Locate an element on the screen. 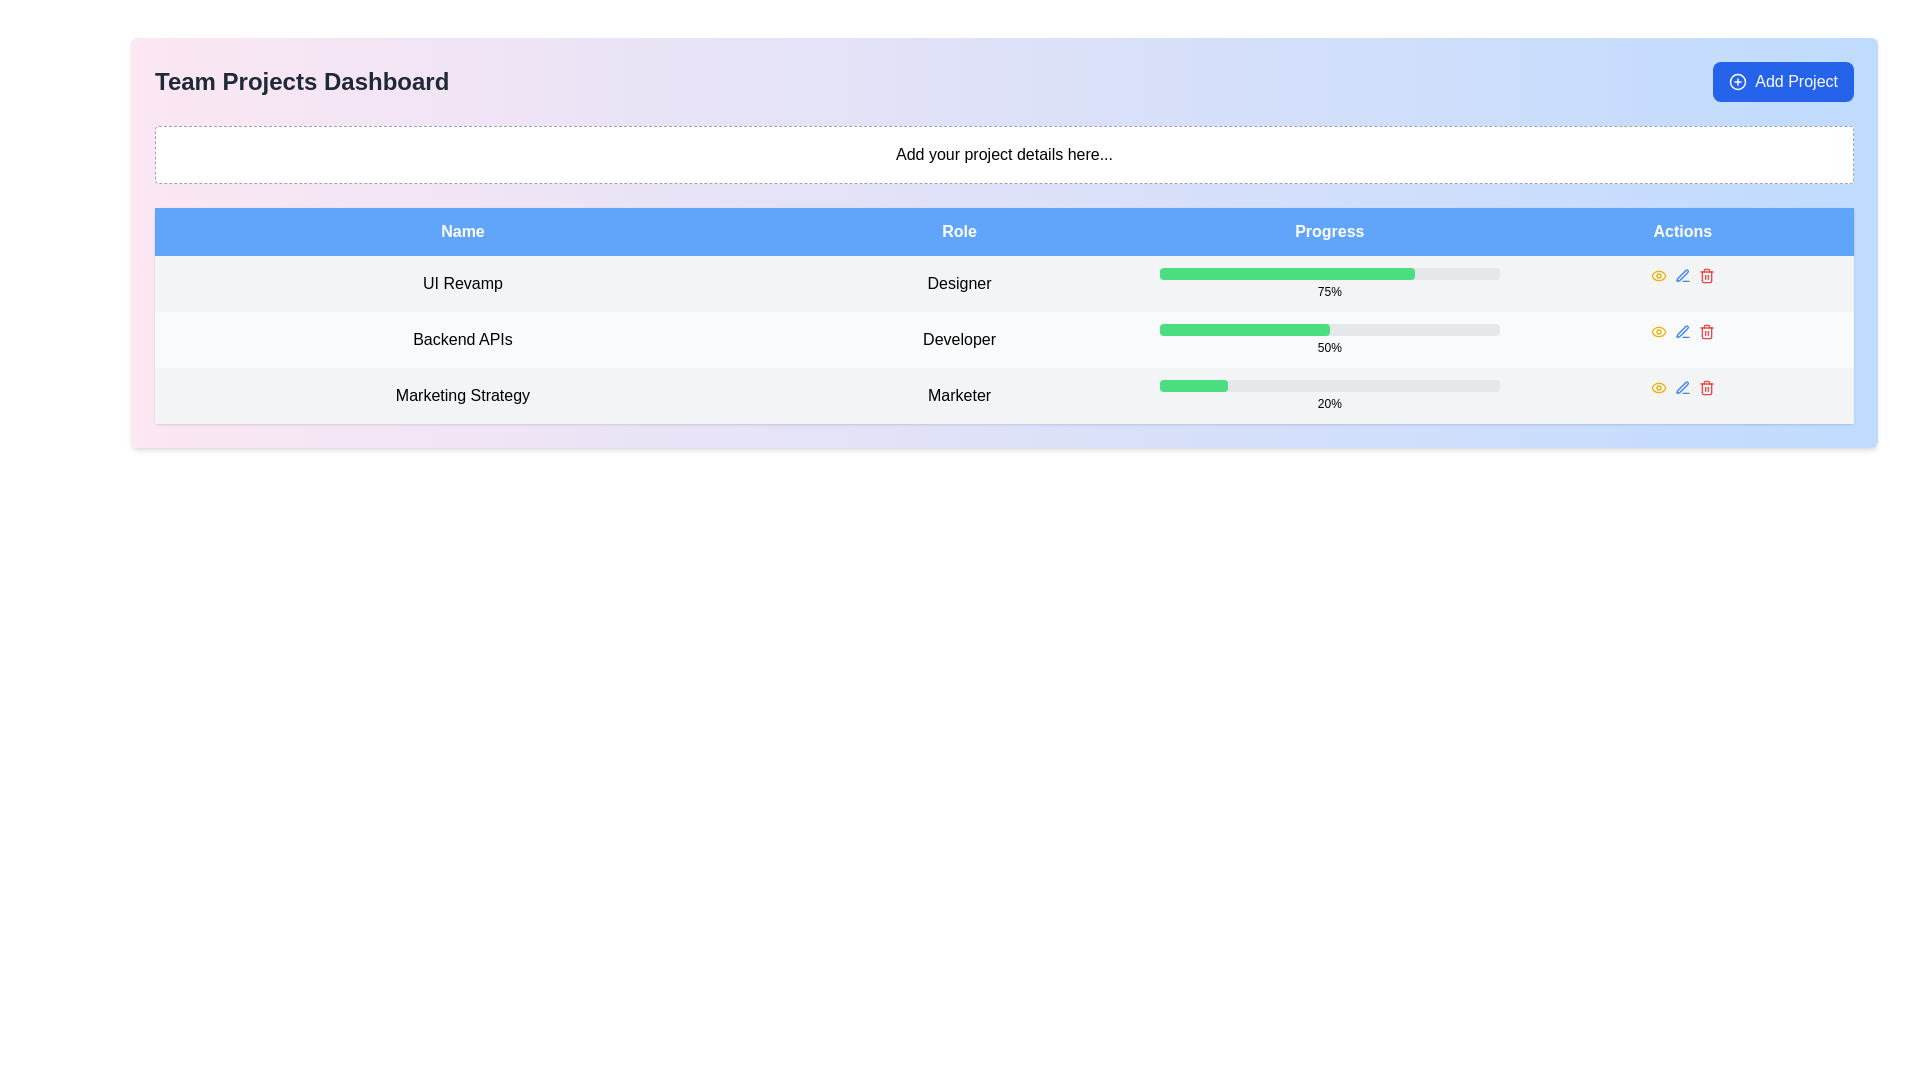 Image resolution: width=1920 pixels, height=1080 pixels. the Text Label in the leftmost column of the third row in the table under the heading 'Name', which identifies the project or task is located at coordinates (461, 396).